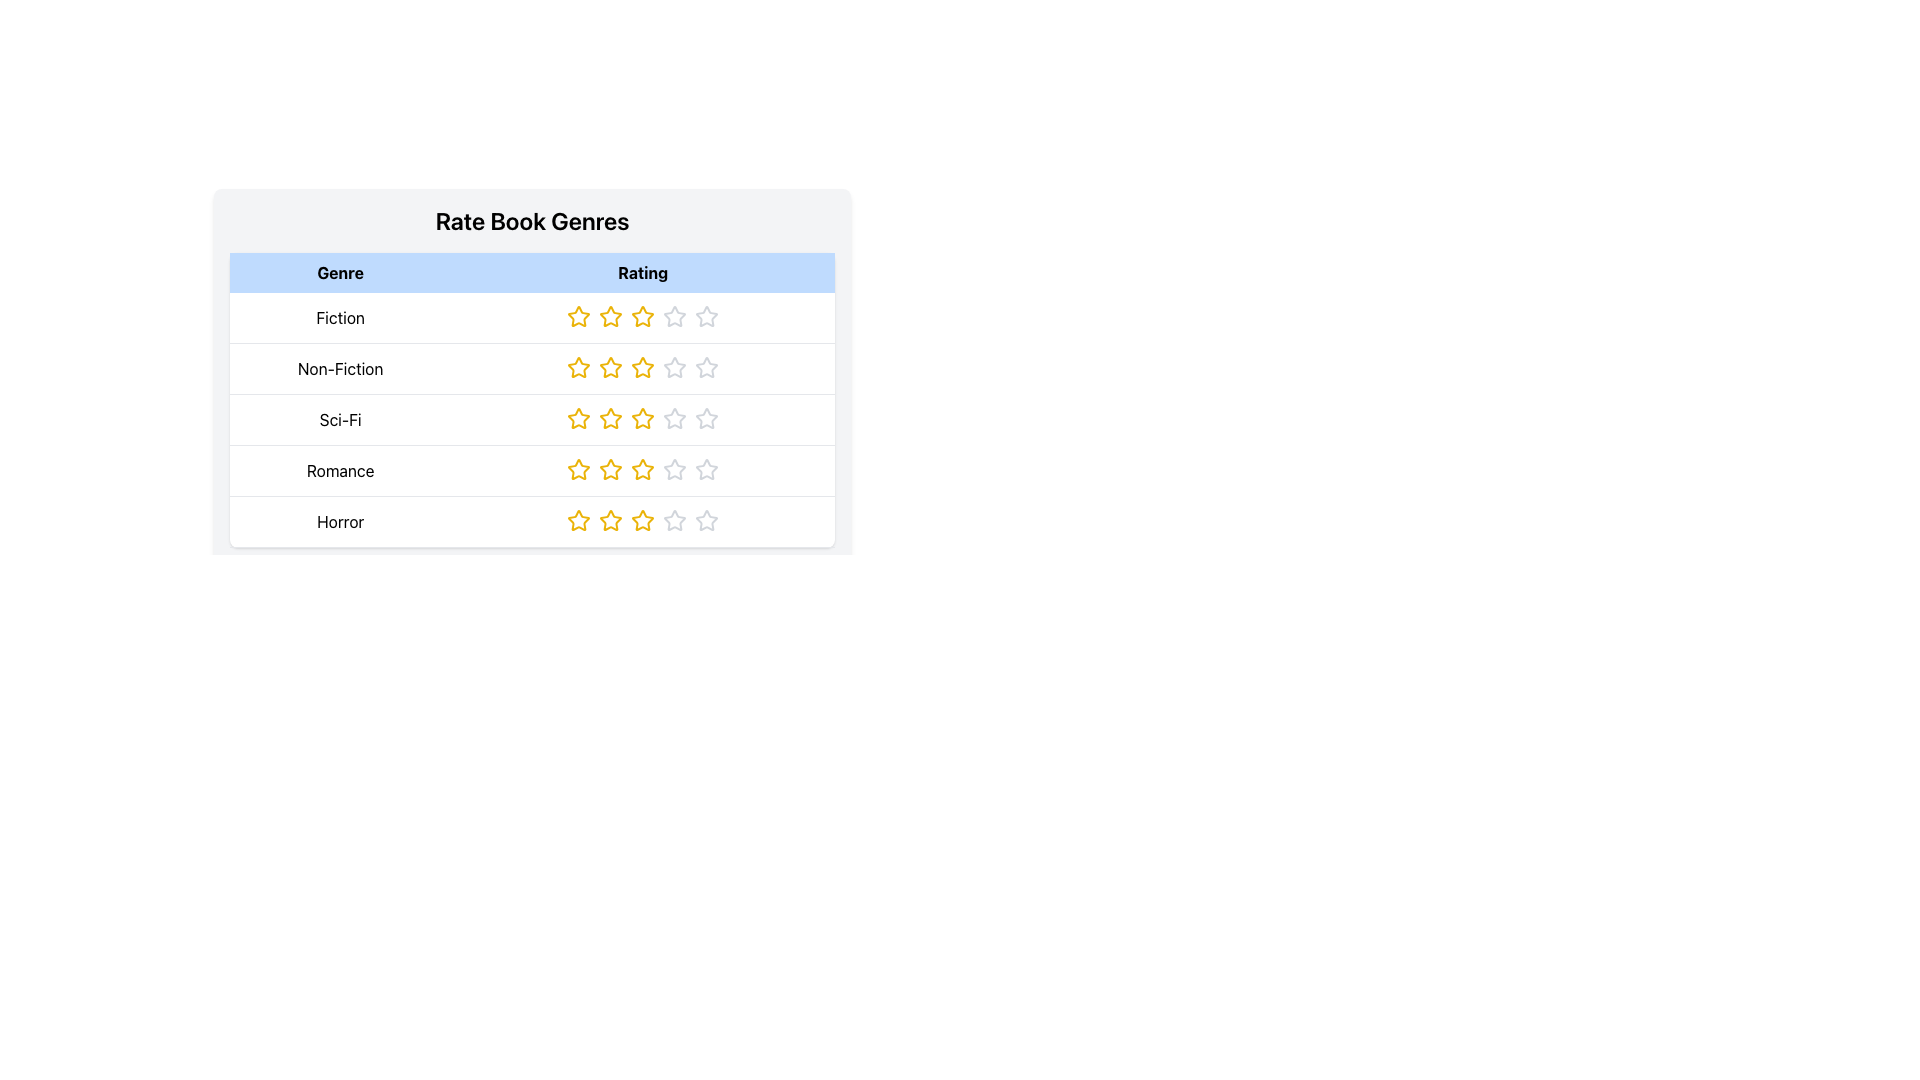 This screenshot has width=1920, height=1080. What do you see at coordinates (643, 417) in the screenshot?
I see `the third SVG-based star icon in the rating interface for the Sci-Fi genre to adjust the rating` at bounding box center [643, 417].